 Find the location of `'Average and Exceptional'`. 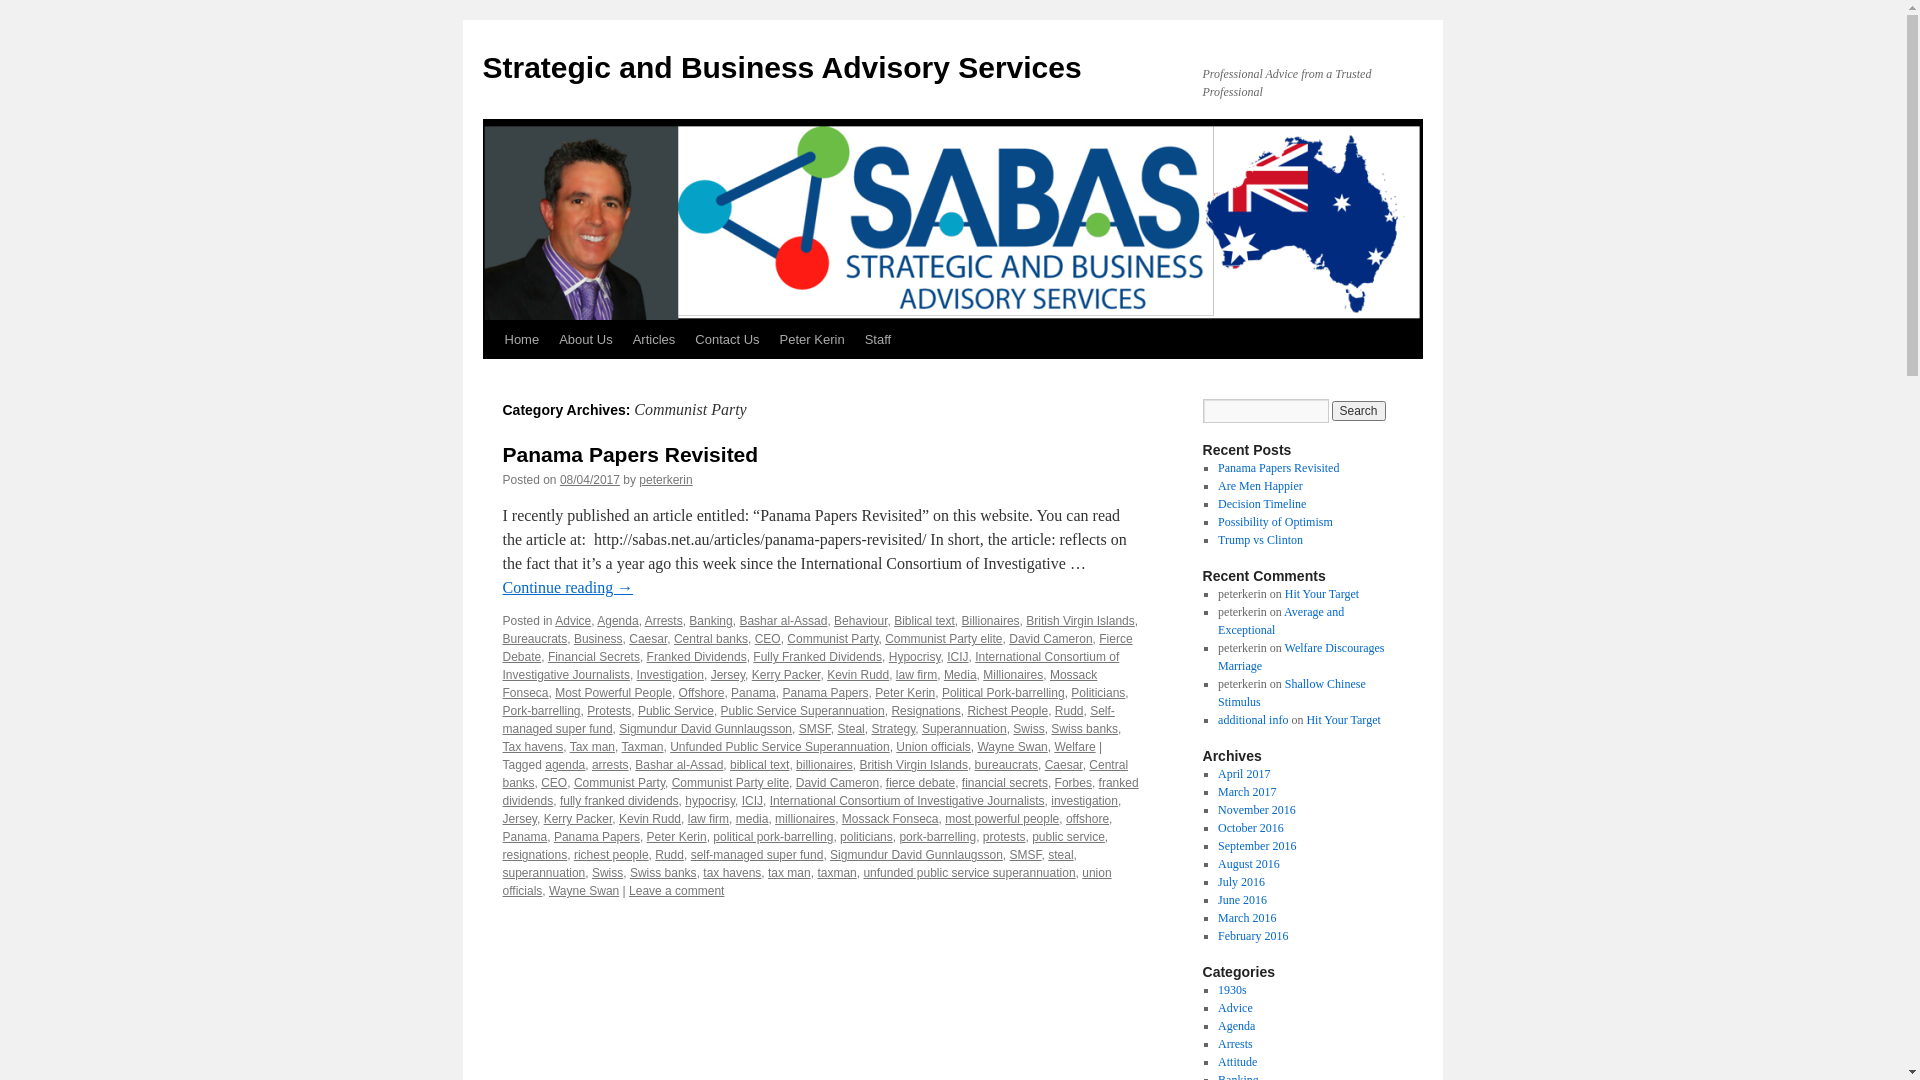

'Average and Exceptional' is located at coordinates (1281, 620).